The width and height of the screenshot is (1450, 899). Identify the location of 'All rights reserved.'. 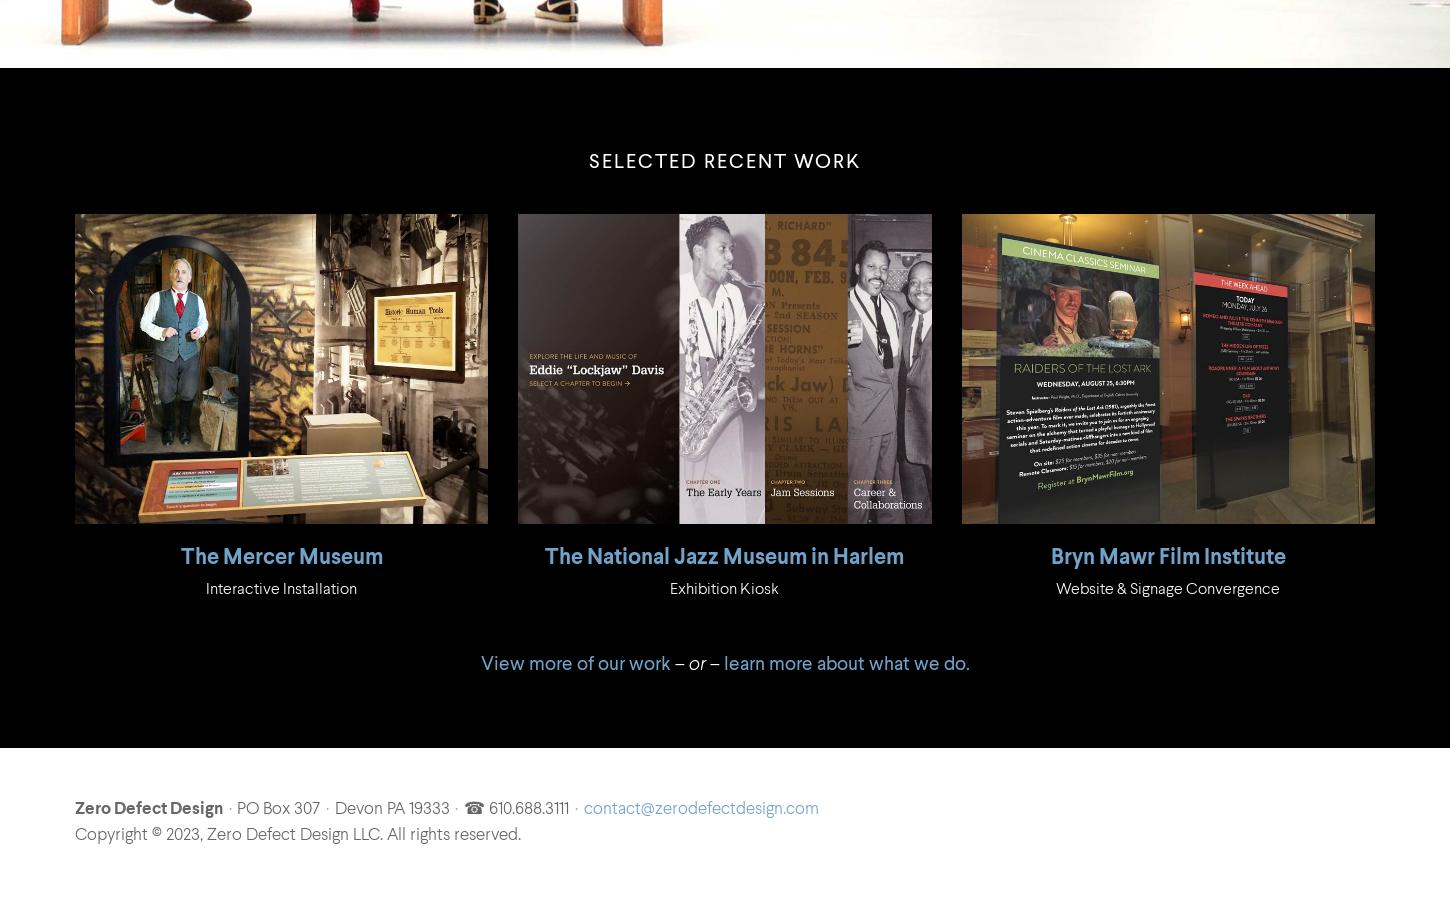
(452, 834).